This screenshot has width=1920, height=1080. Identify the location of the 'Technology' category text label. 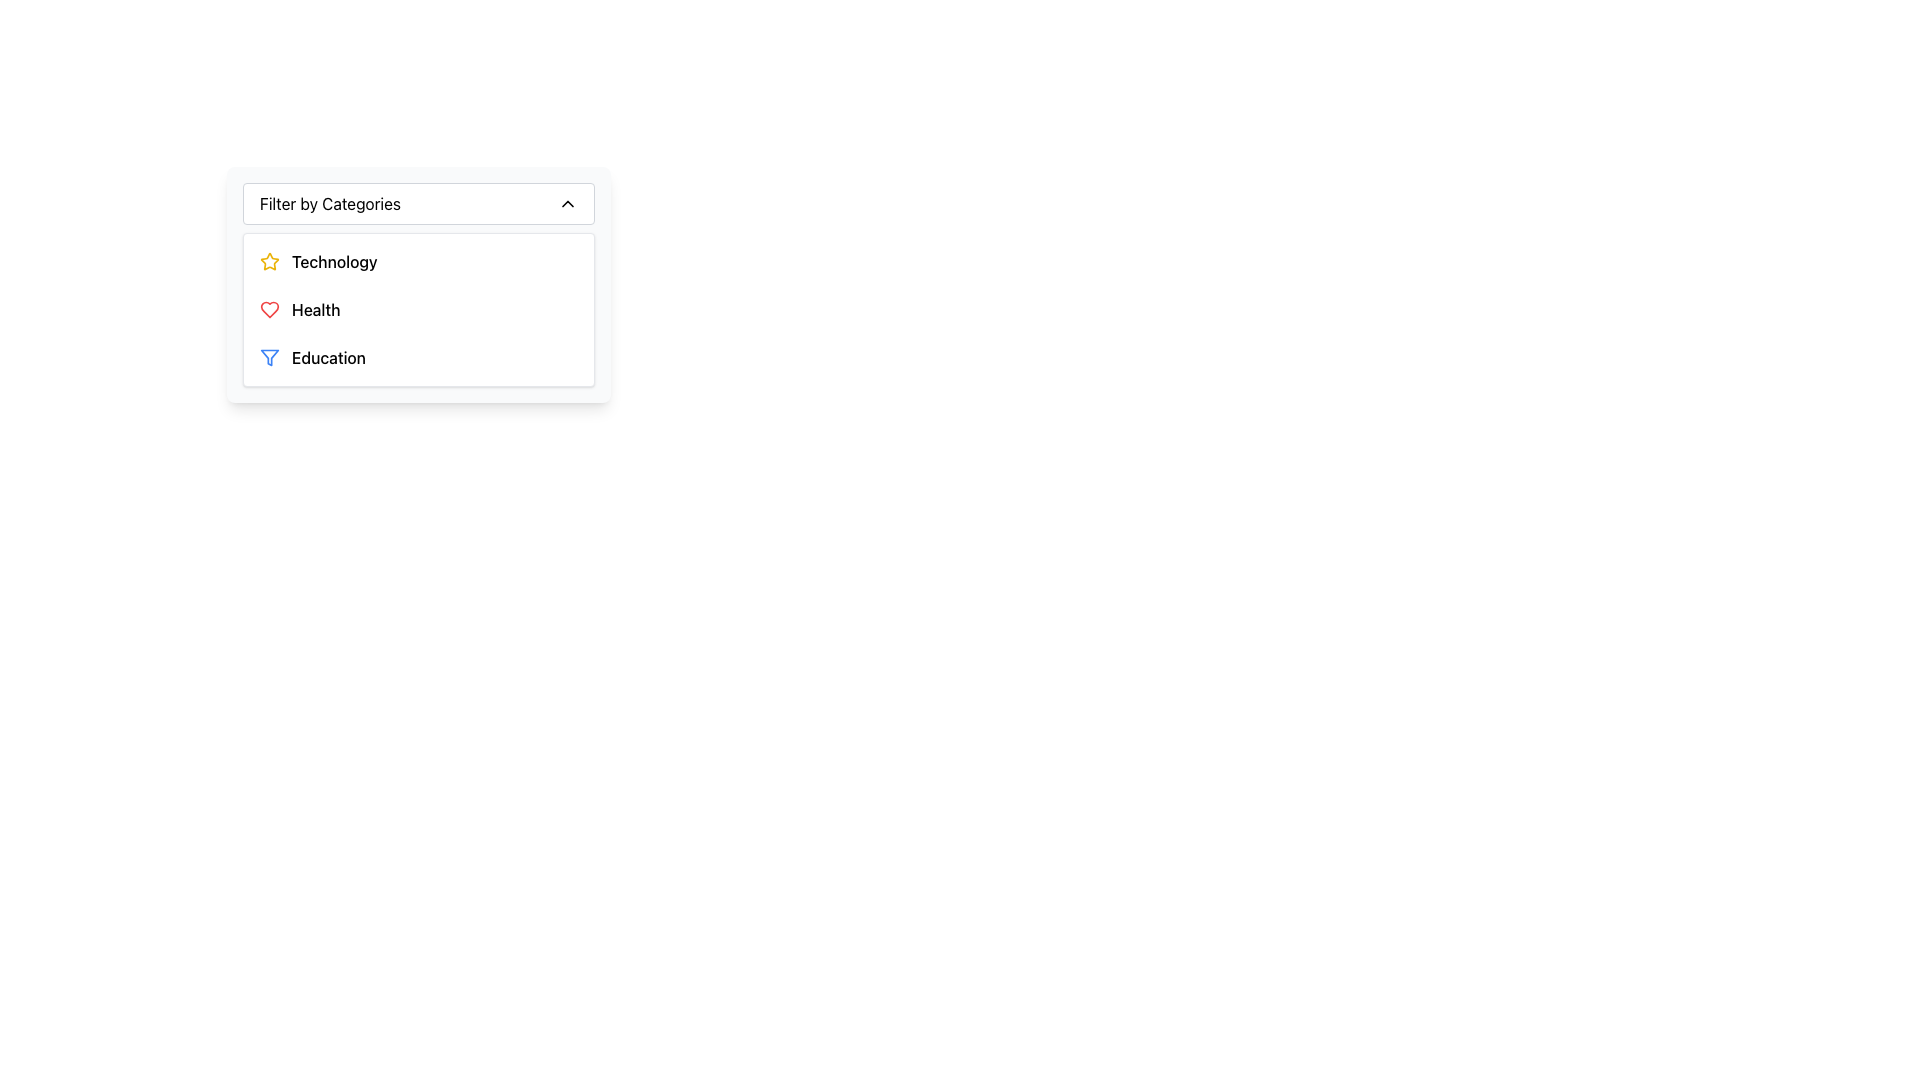
(334, 261).